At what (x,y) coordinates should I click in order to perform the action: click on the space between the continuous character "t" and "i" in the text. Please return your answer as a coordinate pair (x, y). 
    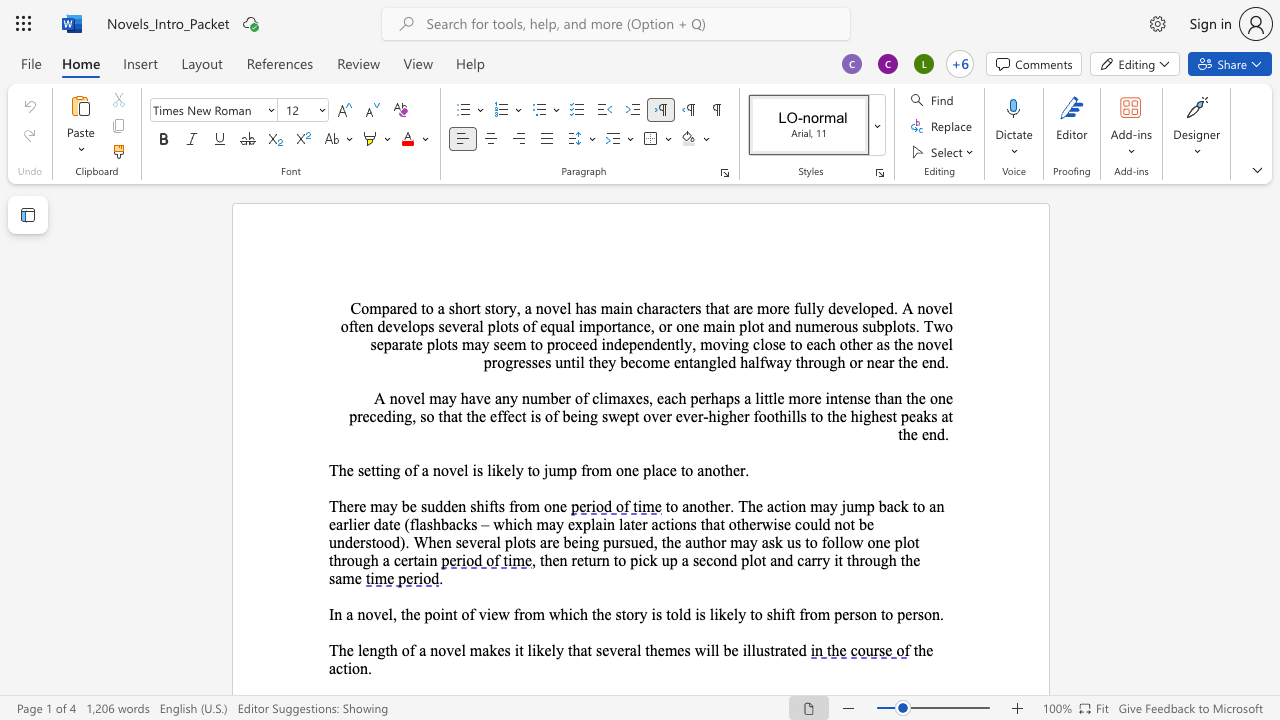
    Looking at the image, I should click on (347, 668).